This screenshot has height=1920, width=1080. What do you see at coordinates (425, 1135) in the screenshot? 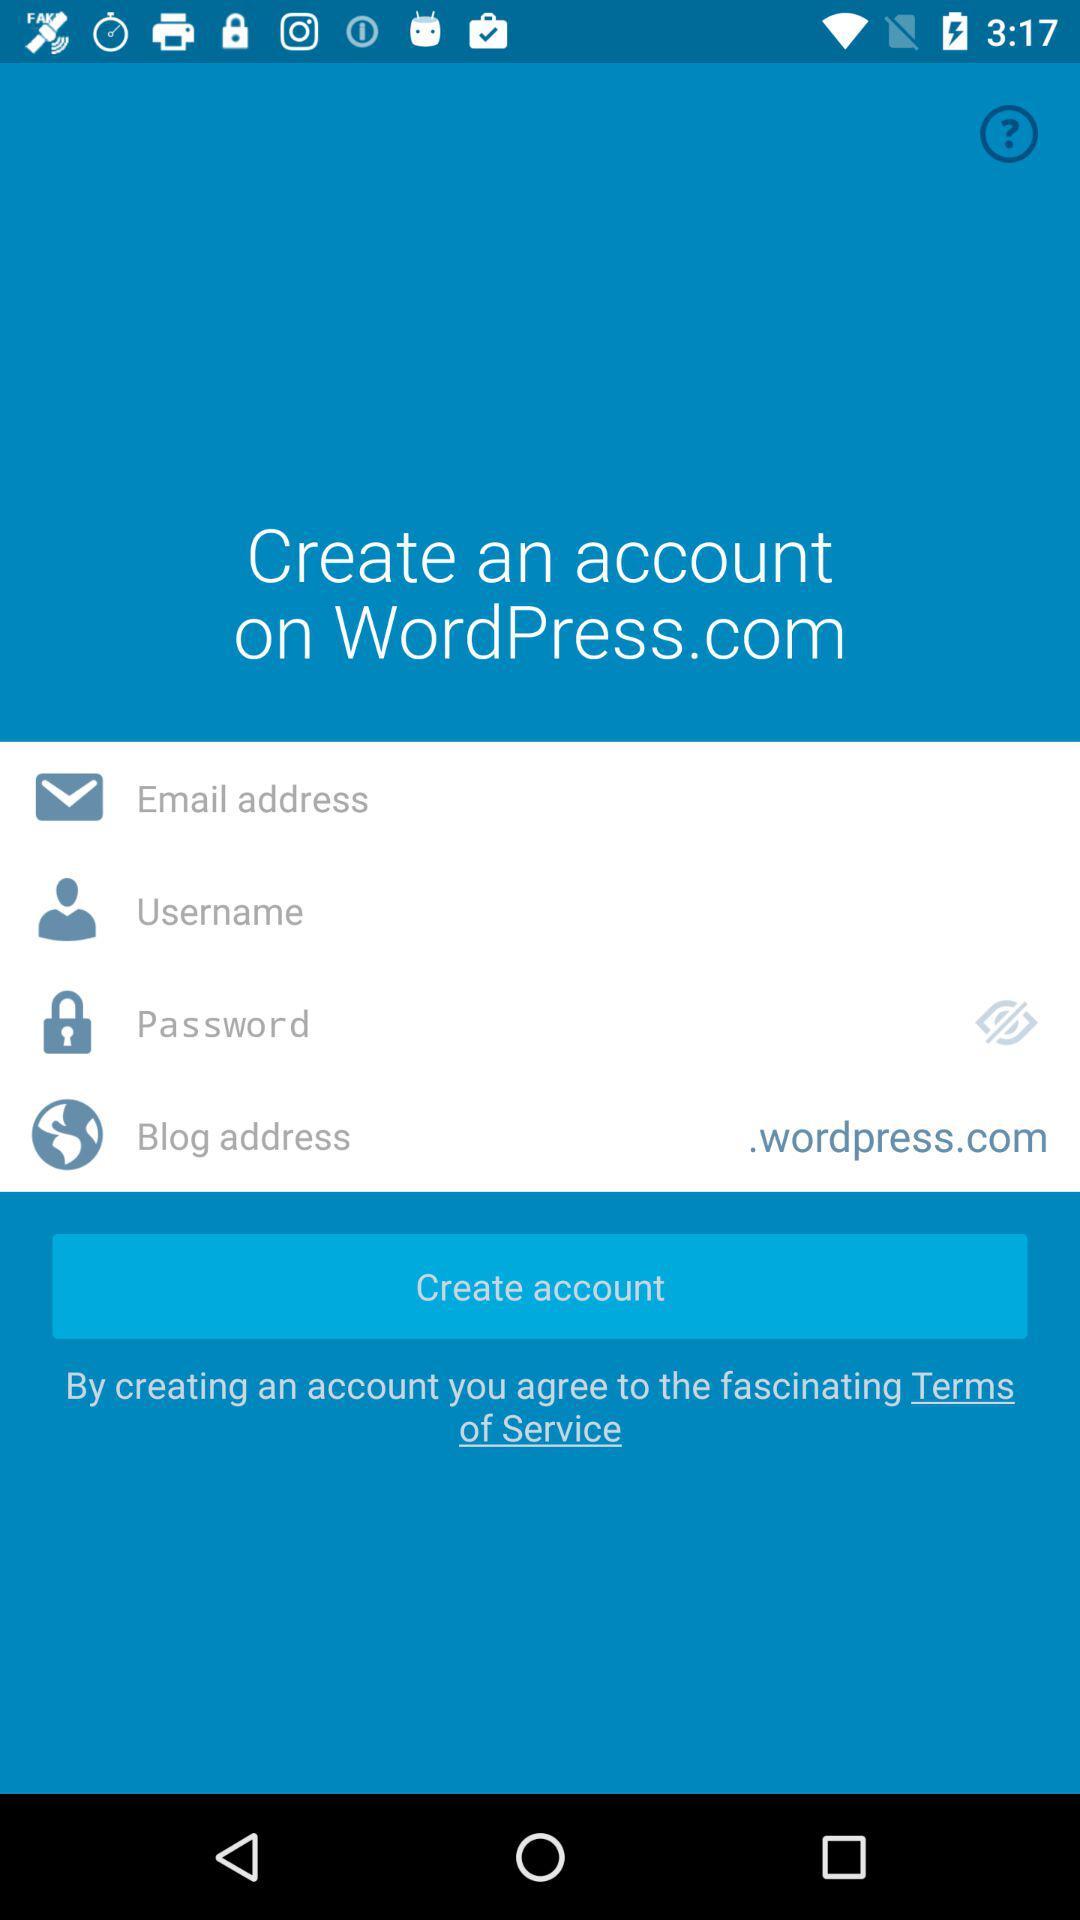
I see `item above create account` at bounding box center [425, 1135].